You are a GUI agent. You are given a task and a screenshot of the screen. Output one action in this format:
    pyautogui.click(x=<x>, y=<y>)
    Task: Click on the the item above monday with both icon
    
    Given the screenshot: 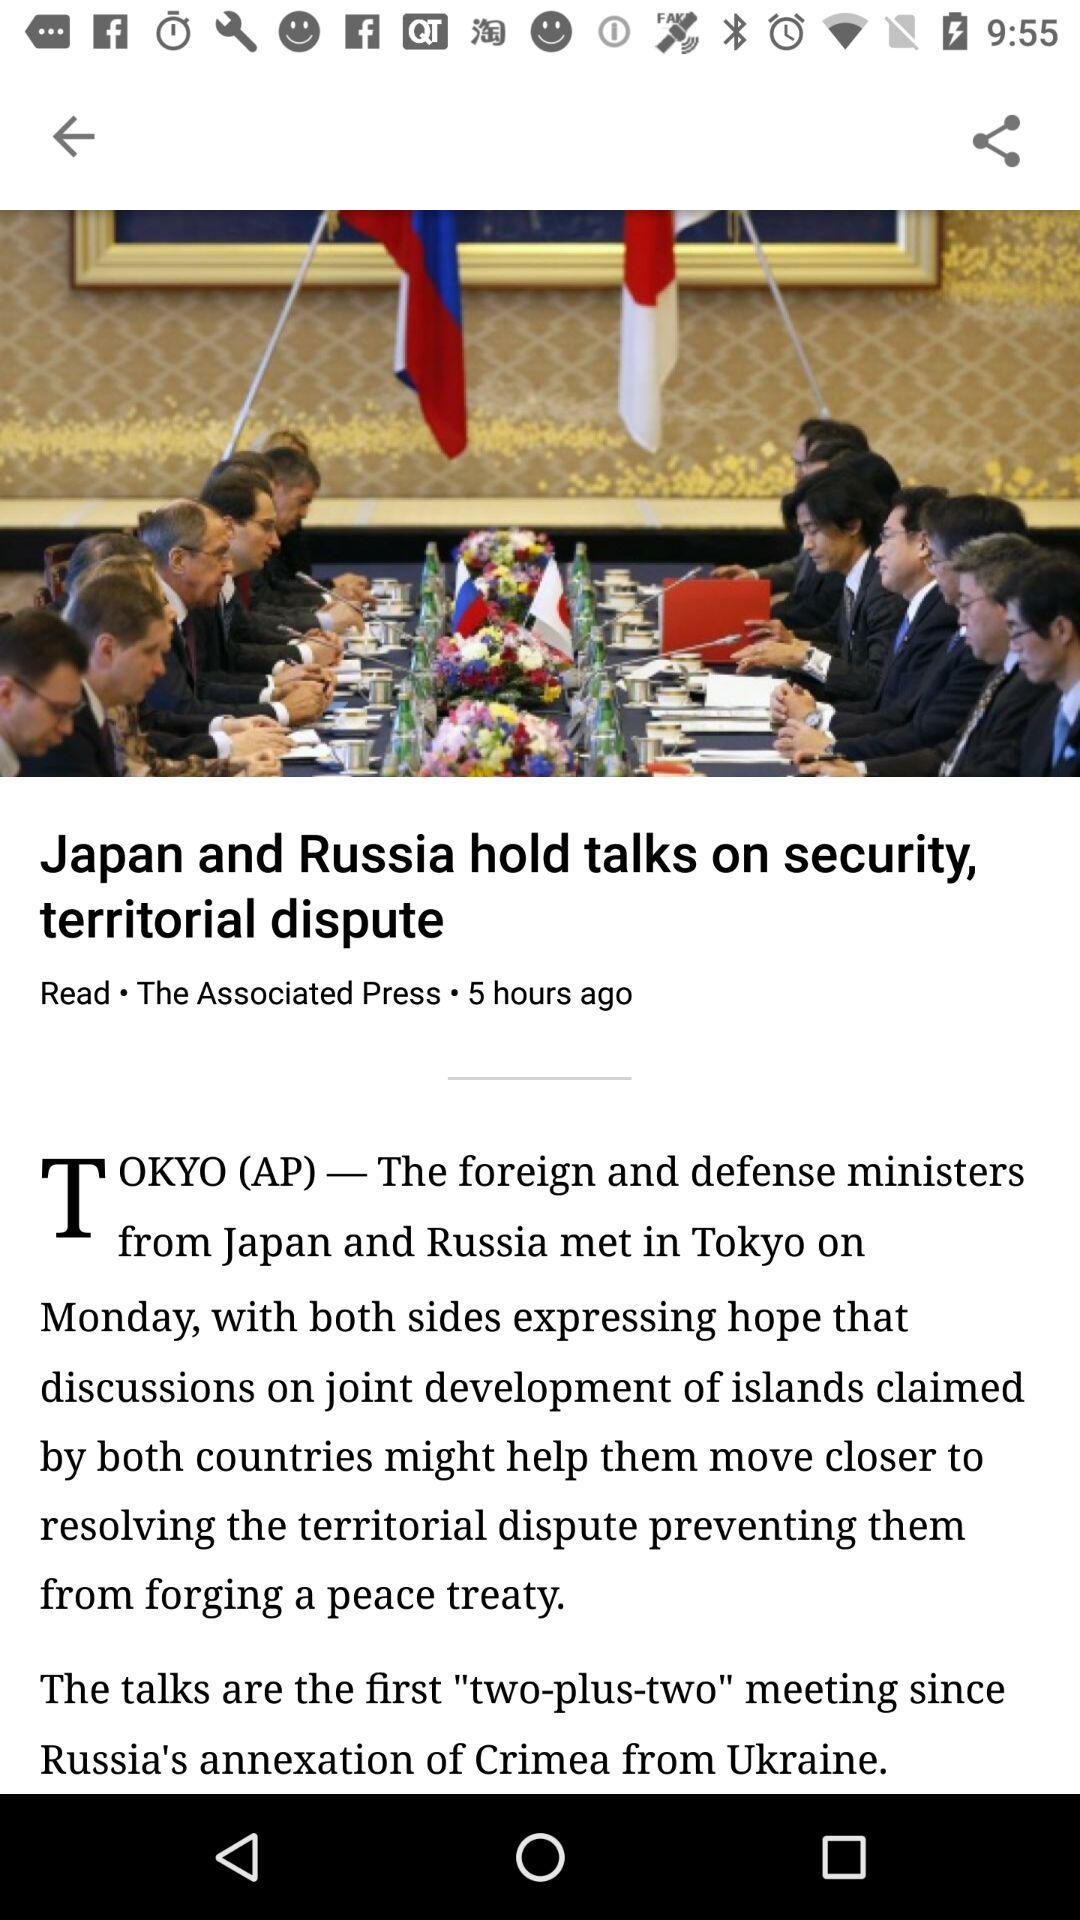 What is the action you would take?
    pyautogui.click(x=578, y=1215)
    